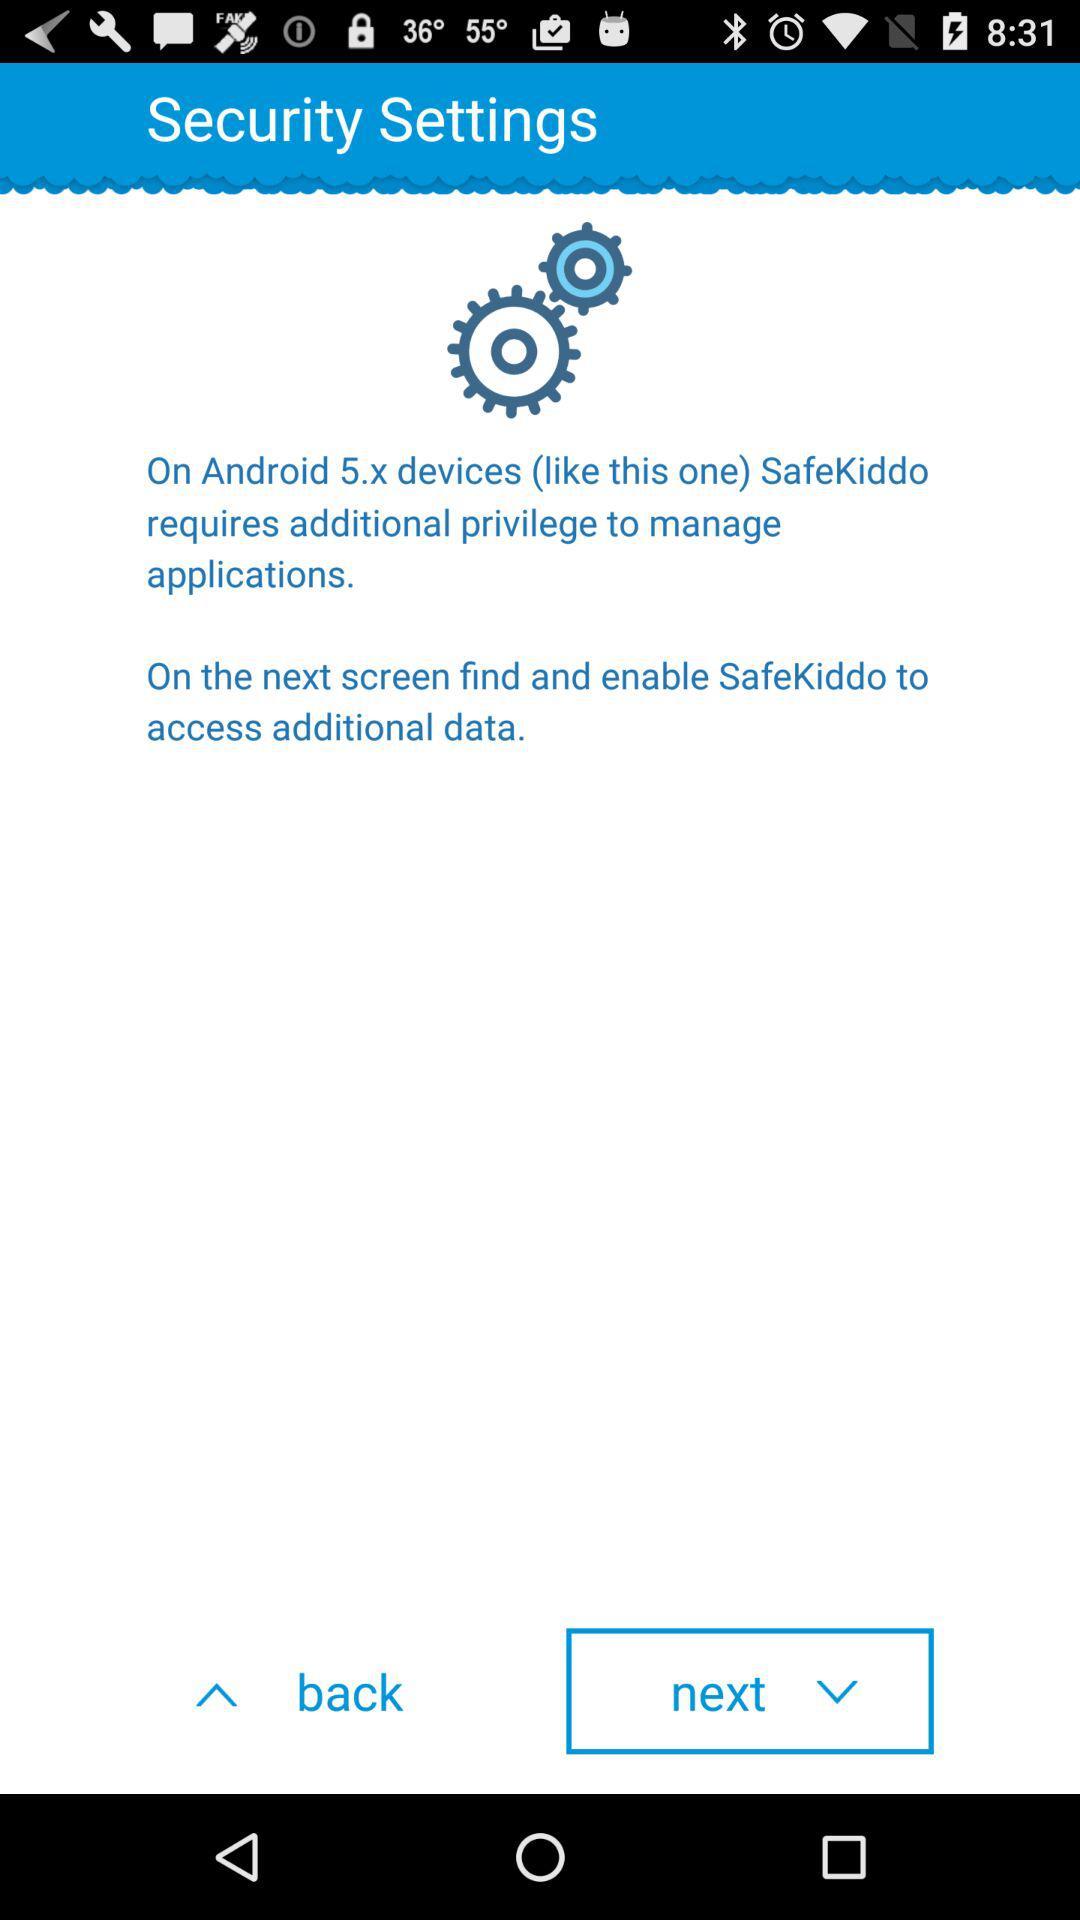  What do you see at coordinates (329, 1690) in the screenshot?
I see `item at the bottom left corner` at bounding box center [329, 1690].